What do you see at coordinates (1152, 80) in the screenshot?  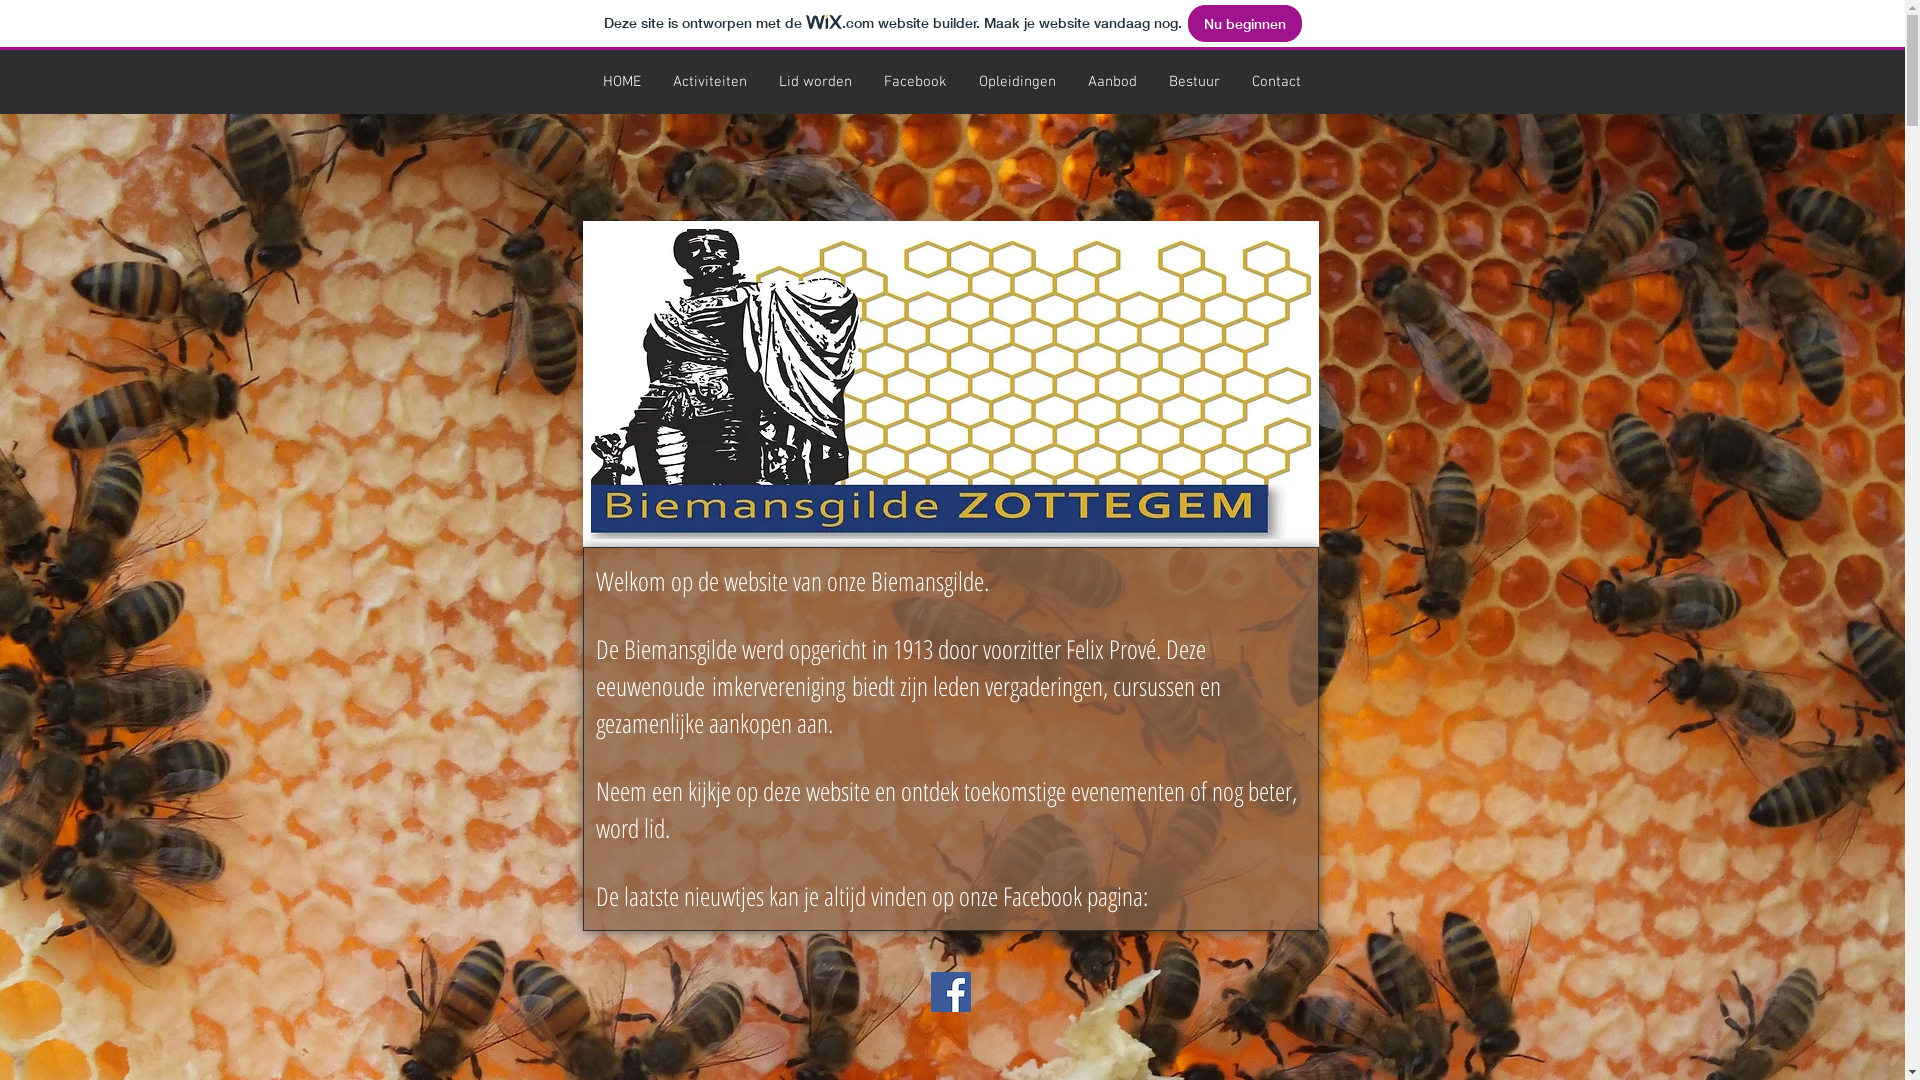 I see `'Bestuur'` at bounding box center [1152, 80].